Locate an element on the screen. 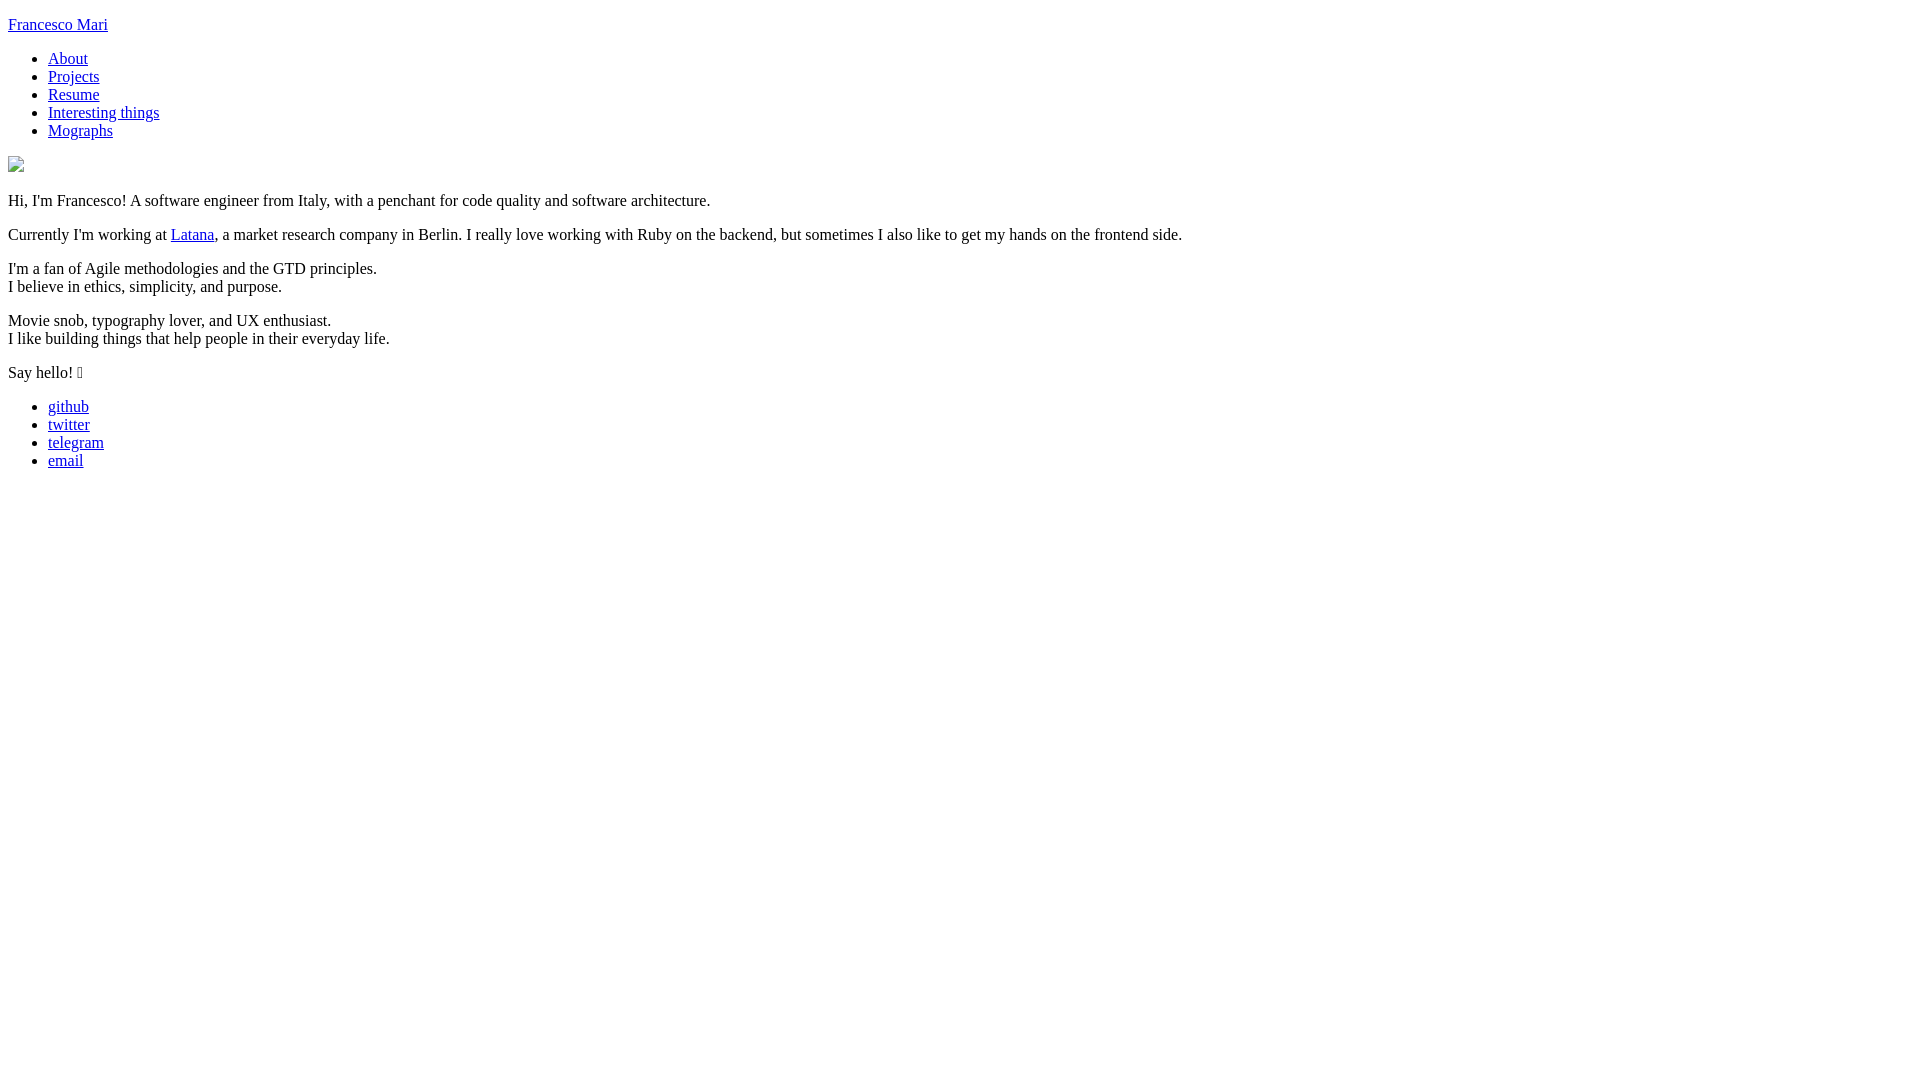  'Projects' is located at coordinates (73, 75).